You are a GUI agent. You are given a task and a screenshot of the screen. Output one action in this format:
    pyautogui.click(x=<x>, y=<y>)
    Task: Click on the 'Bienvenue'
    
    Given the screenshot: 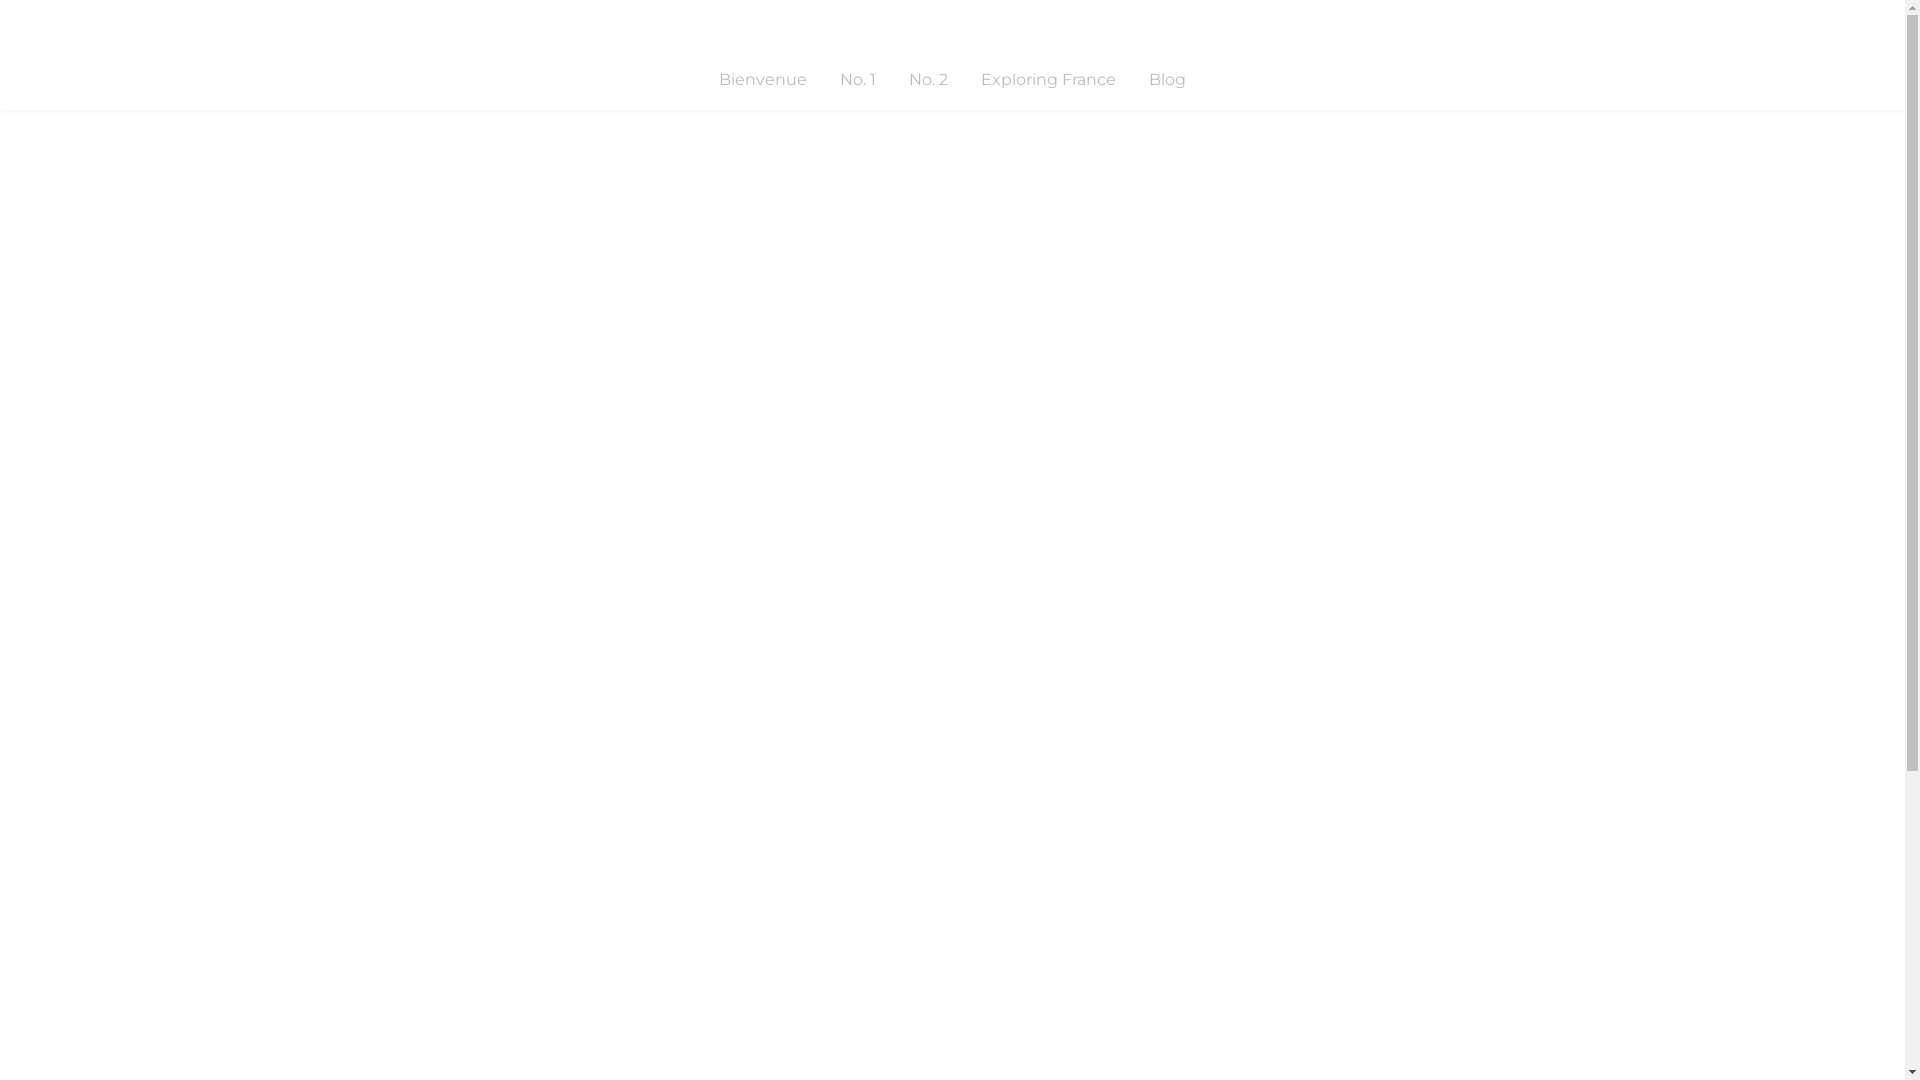 What is the action you would take?
    pyautogui.click(x=762, y=79)
    